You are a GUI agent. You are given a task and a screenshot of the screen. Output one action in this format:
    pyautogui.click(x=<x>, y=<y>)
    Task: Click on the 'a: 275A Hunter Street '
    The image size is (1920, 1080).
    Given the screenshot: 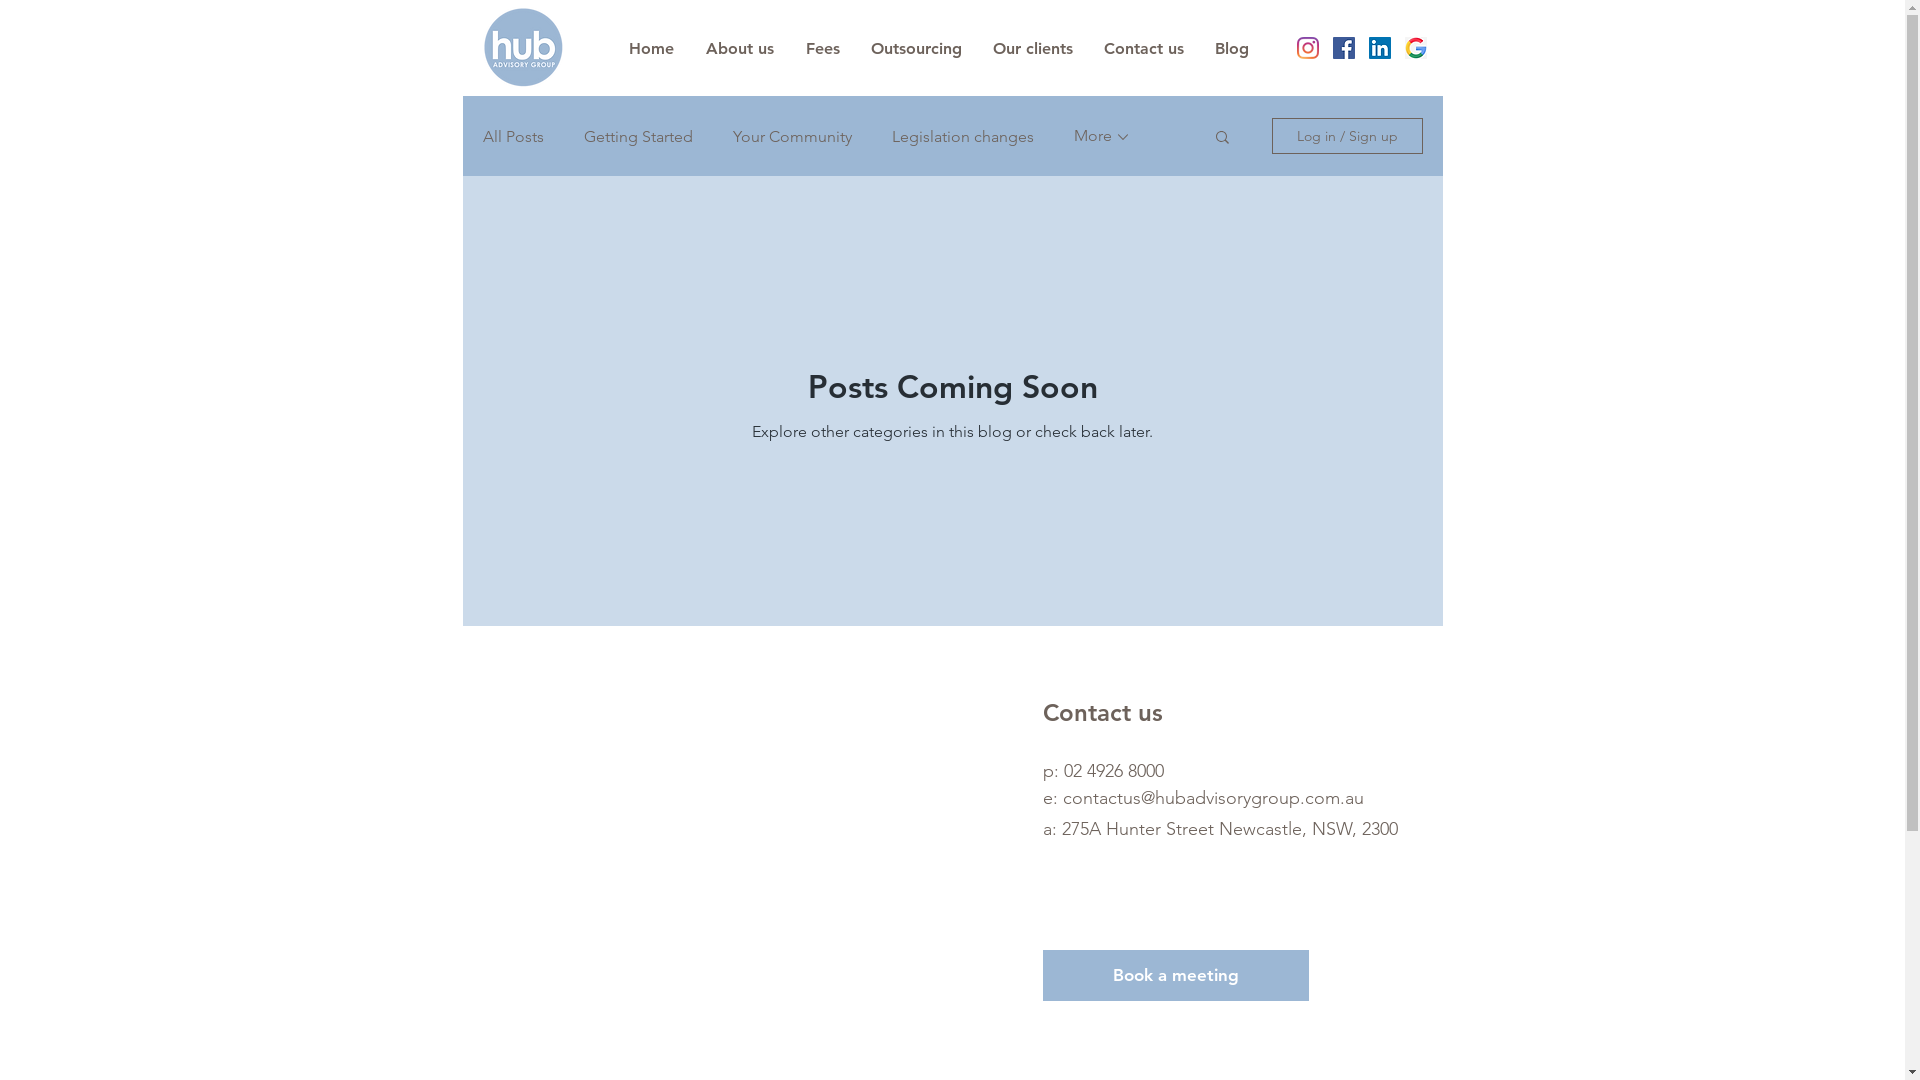 What is the action you would take?
    pyautogui.click(x=1129, y=829)
    